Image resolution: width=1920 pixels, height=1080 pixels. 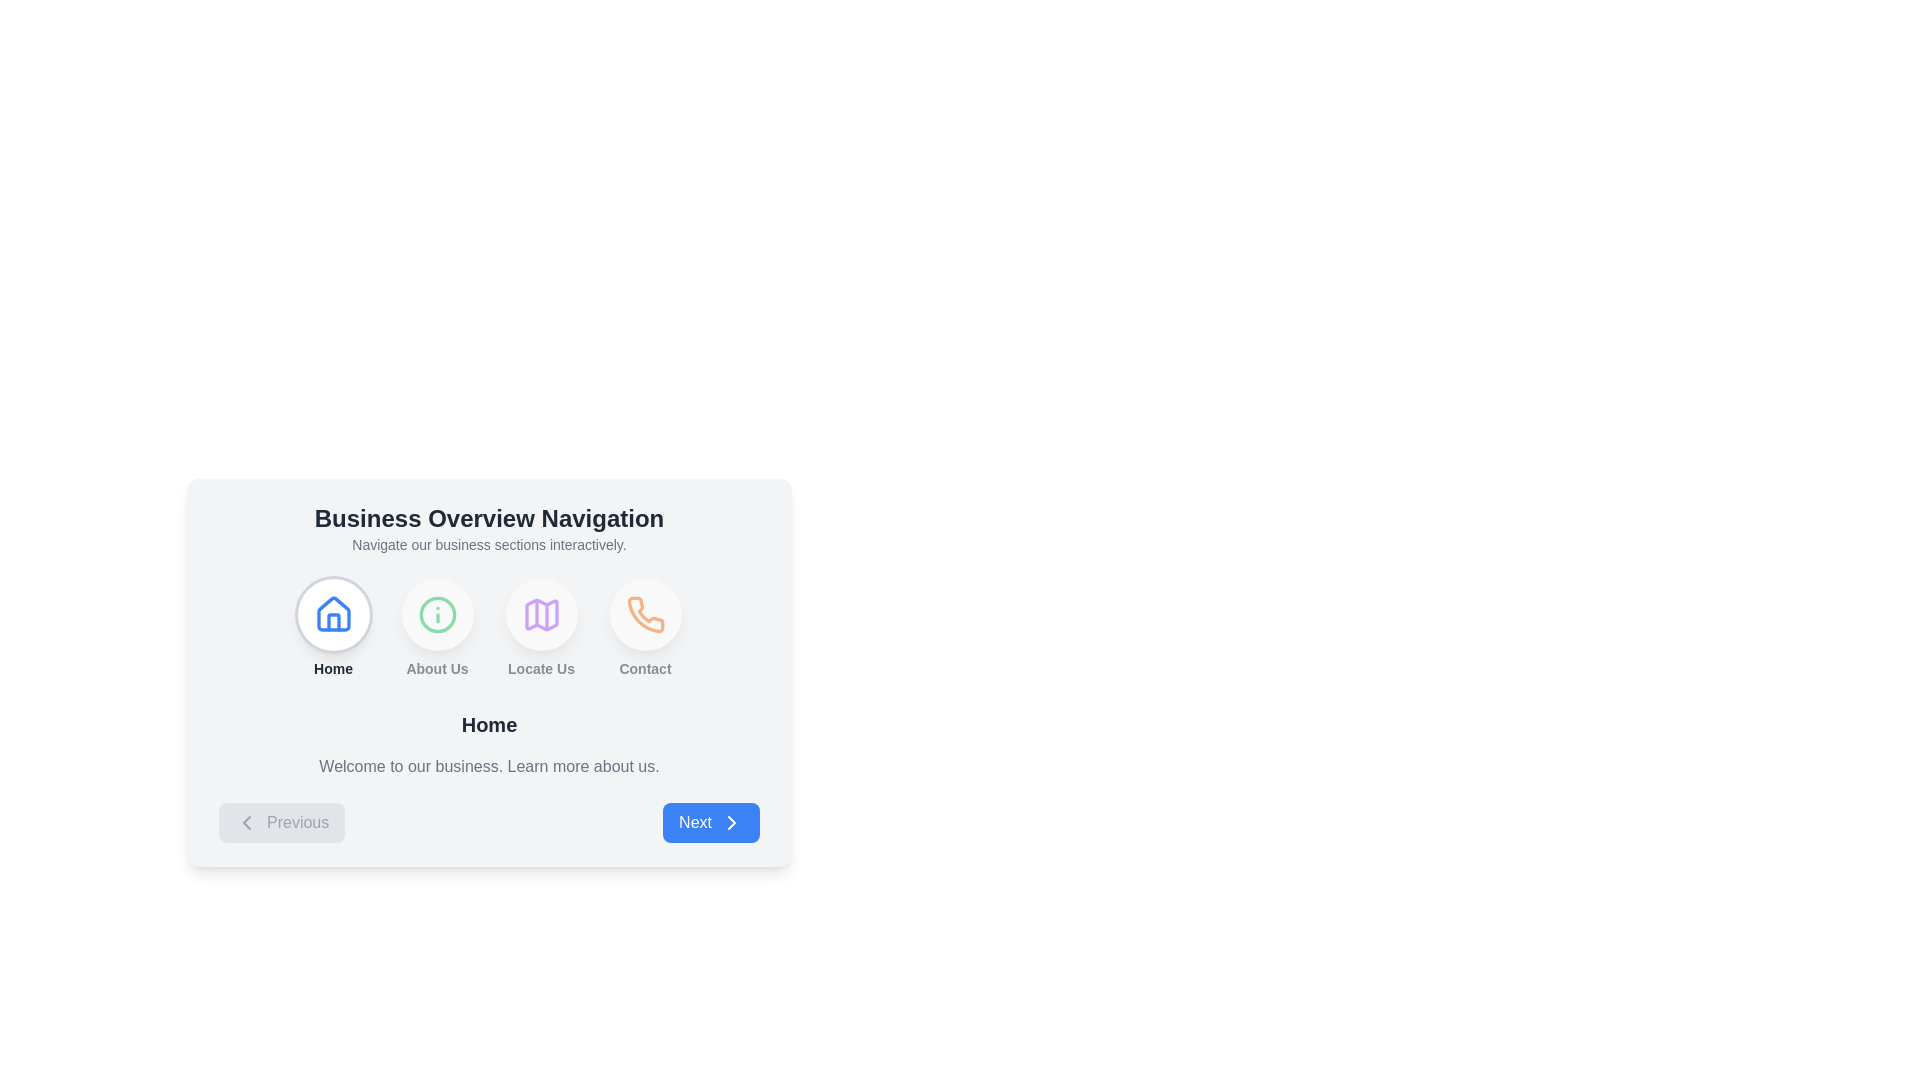 I want to click on the welcome message text label located under the 'Home' heading, which provides contextual information about the business and encourages exploration, so click(x=489, y=766).